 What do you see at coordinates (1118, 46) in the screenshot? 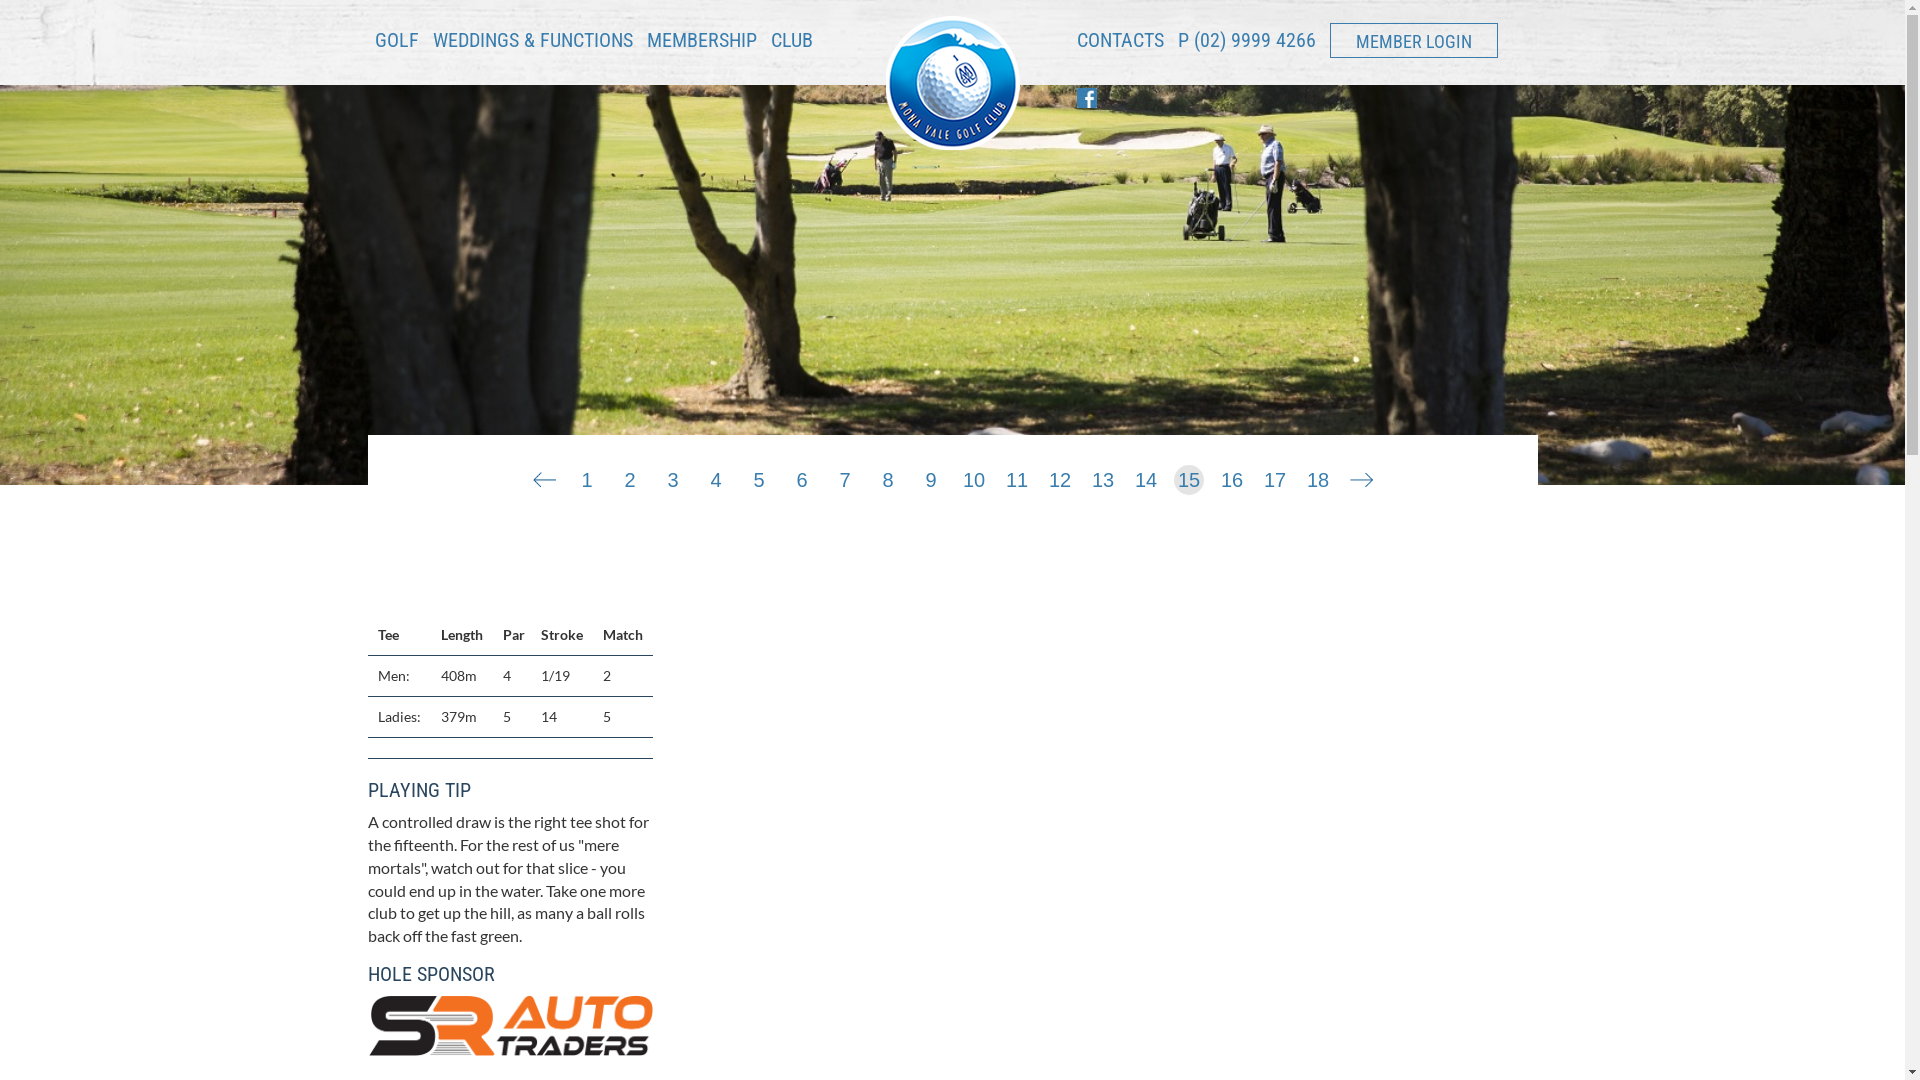
I see `'CONTACTS'` at bounding box center [1118, 46].